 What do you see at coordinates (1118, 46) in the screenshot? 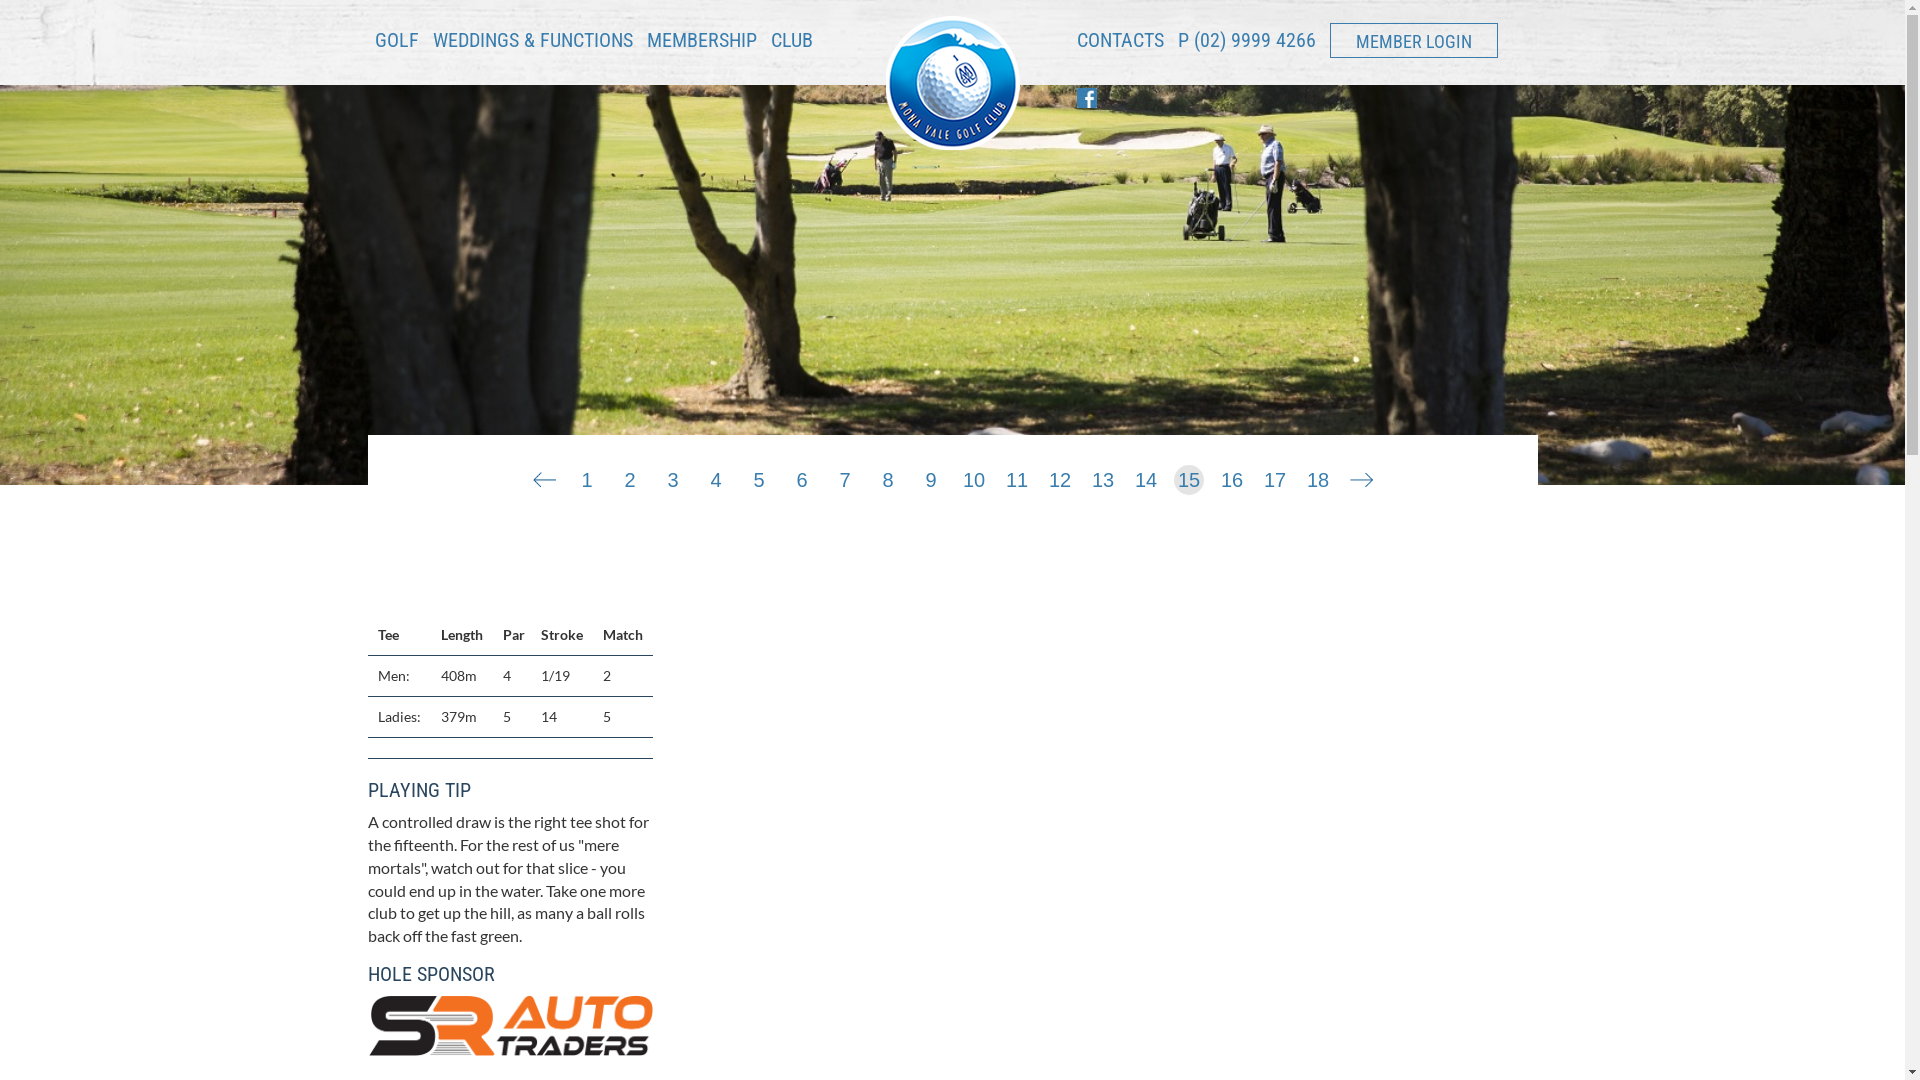
I see `'CONTACTS'` at bounding box center [1118, 46].